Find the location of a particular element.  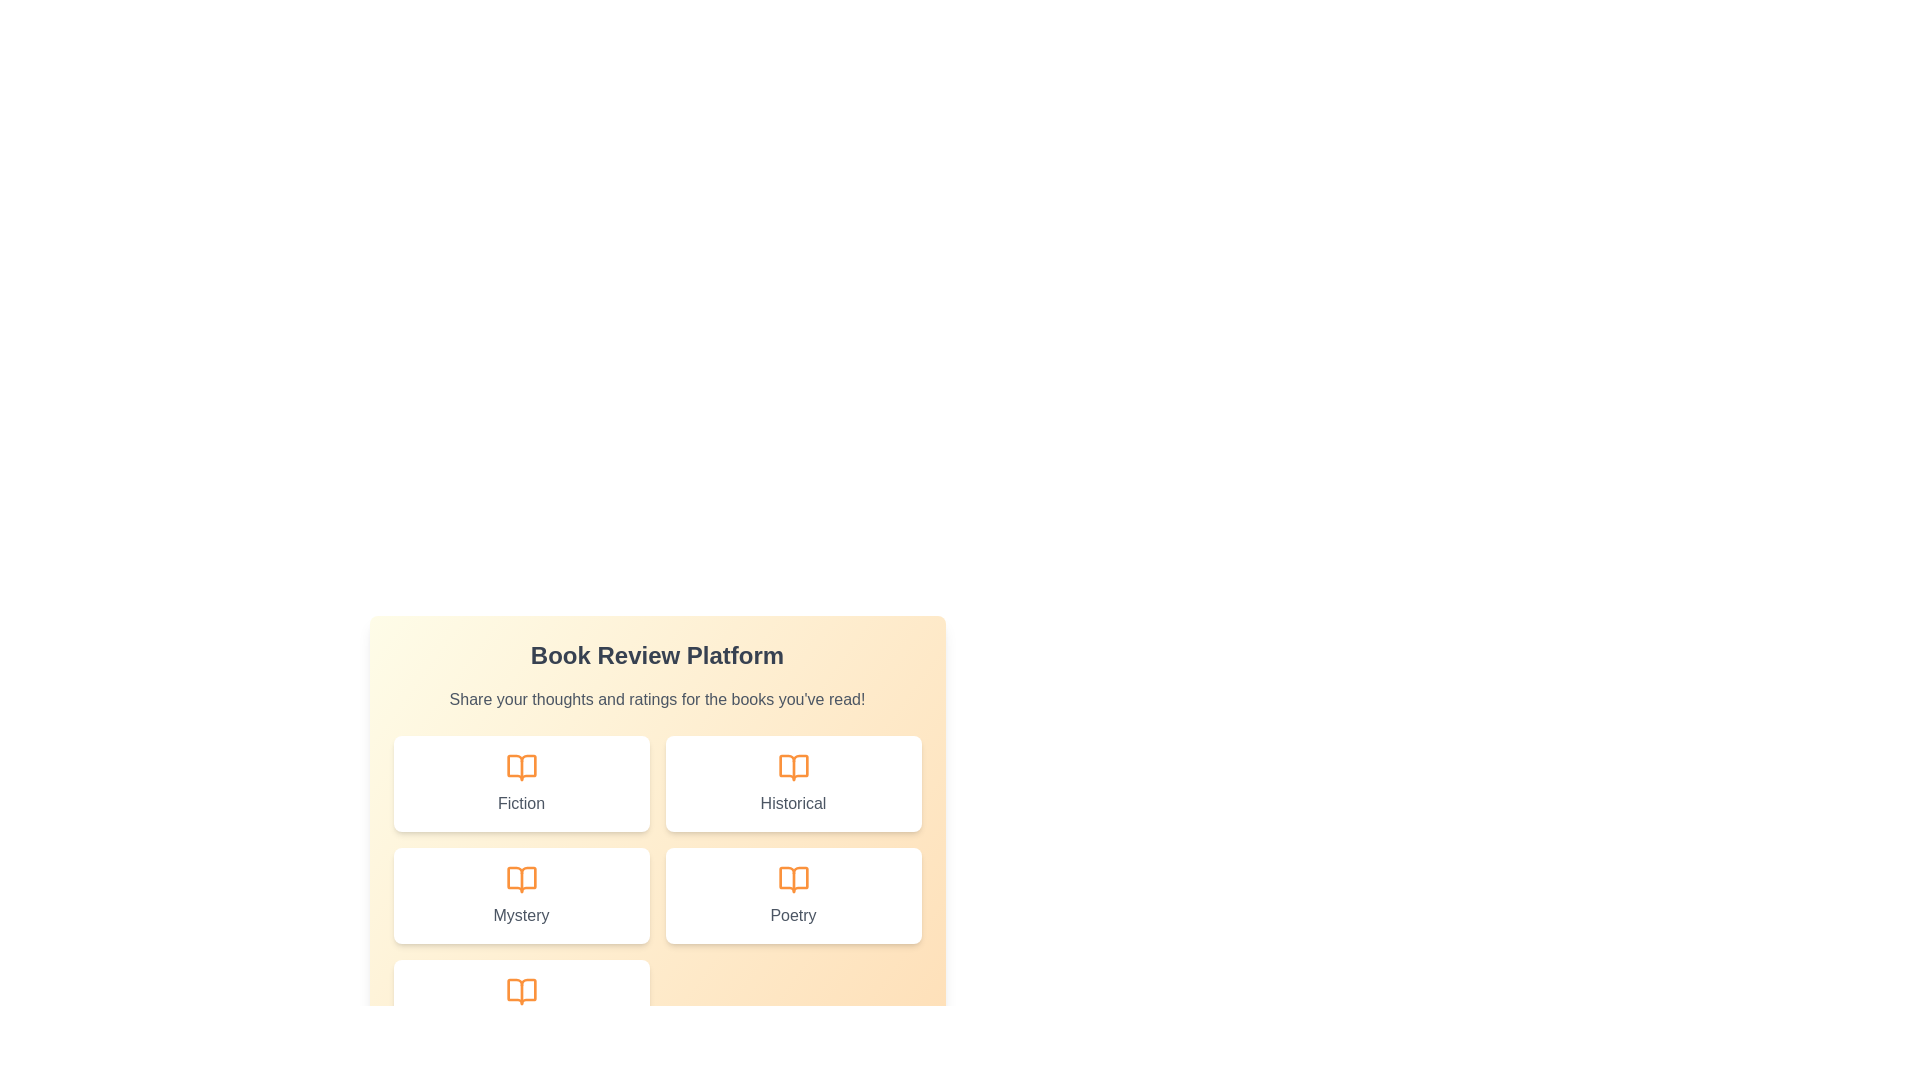

the orange book icon located in the upper-right quadrant of the grid layout, positioned above the text 'Historical' is located at coordinates (792, 766).